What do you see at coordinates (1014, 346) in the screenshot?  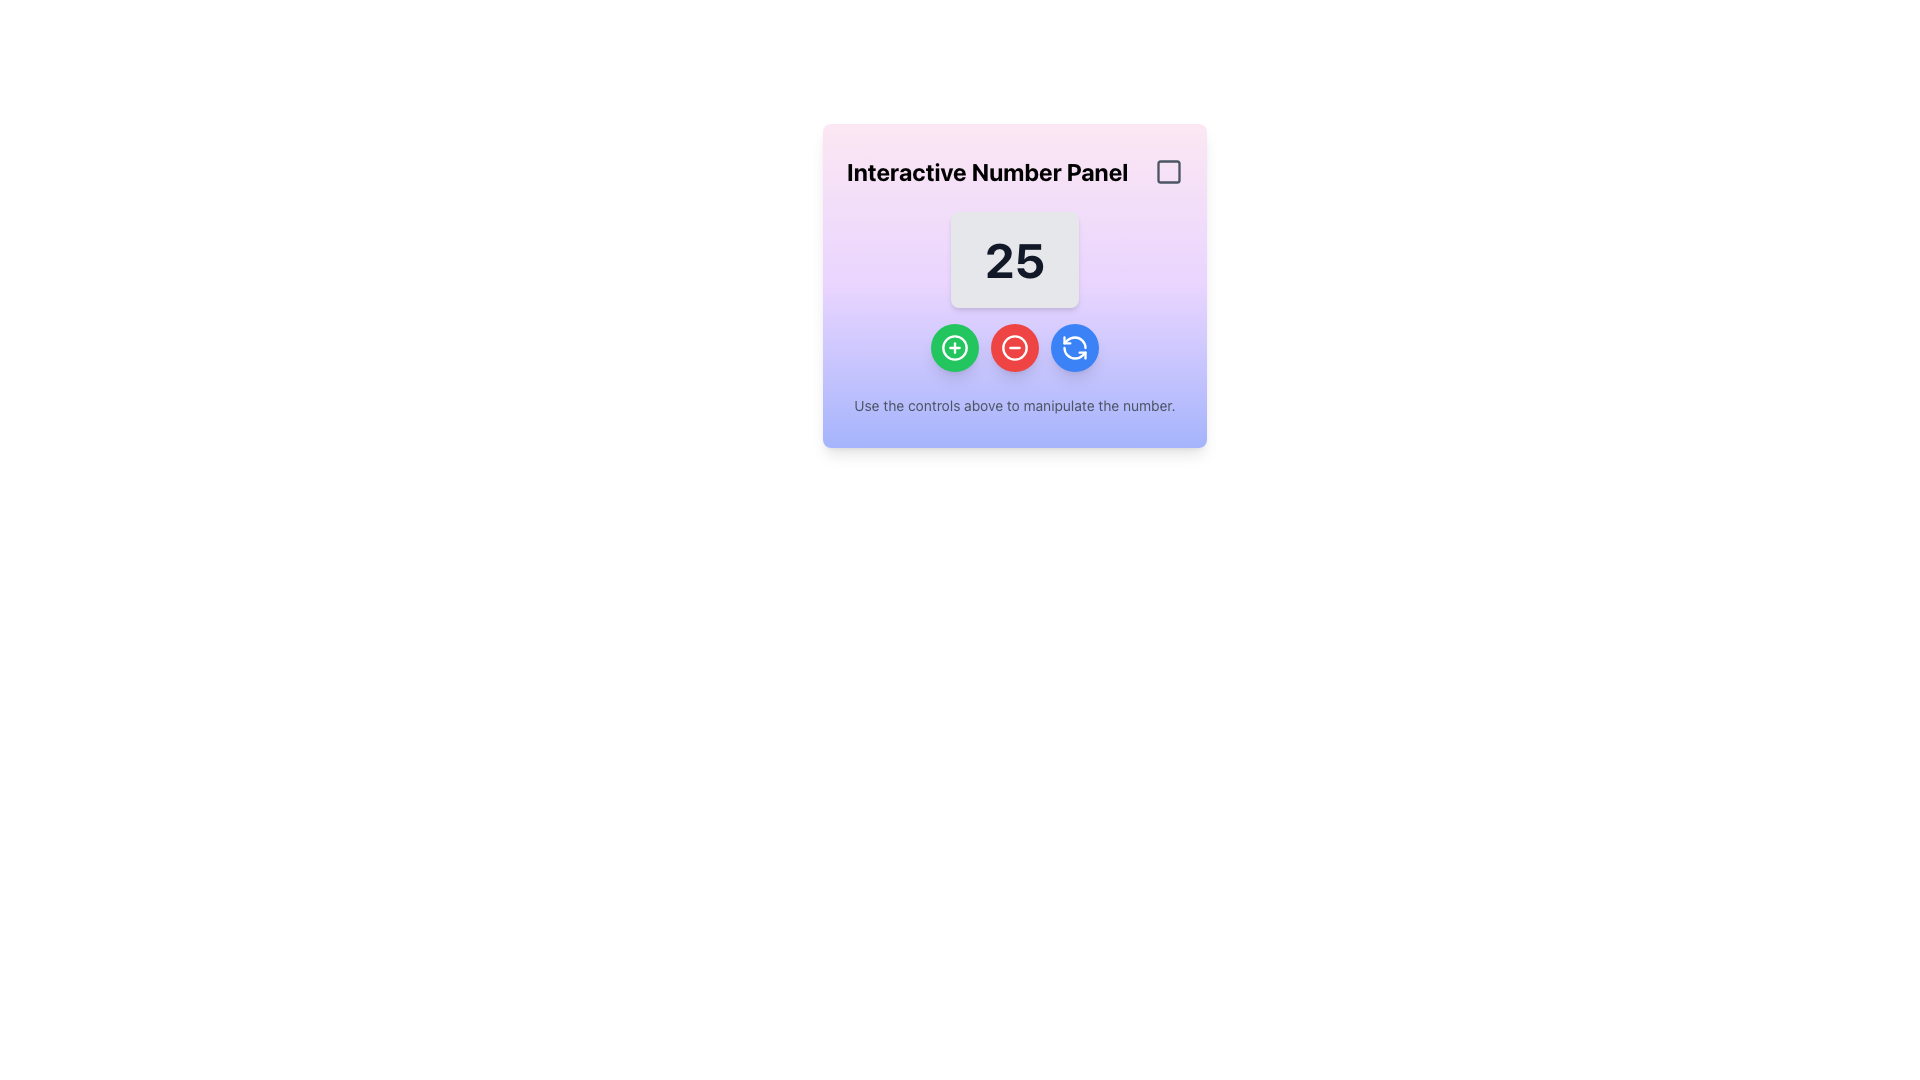 I see `the red circular button with a white minus symbol` at bounding box center [1014, 346].